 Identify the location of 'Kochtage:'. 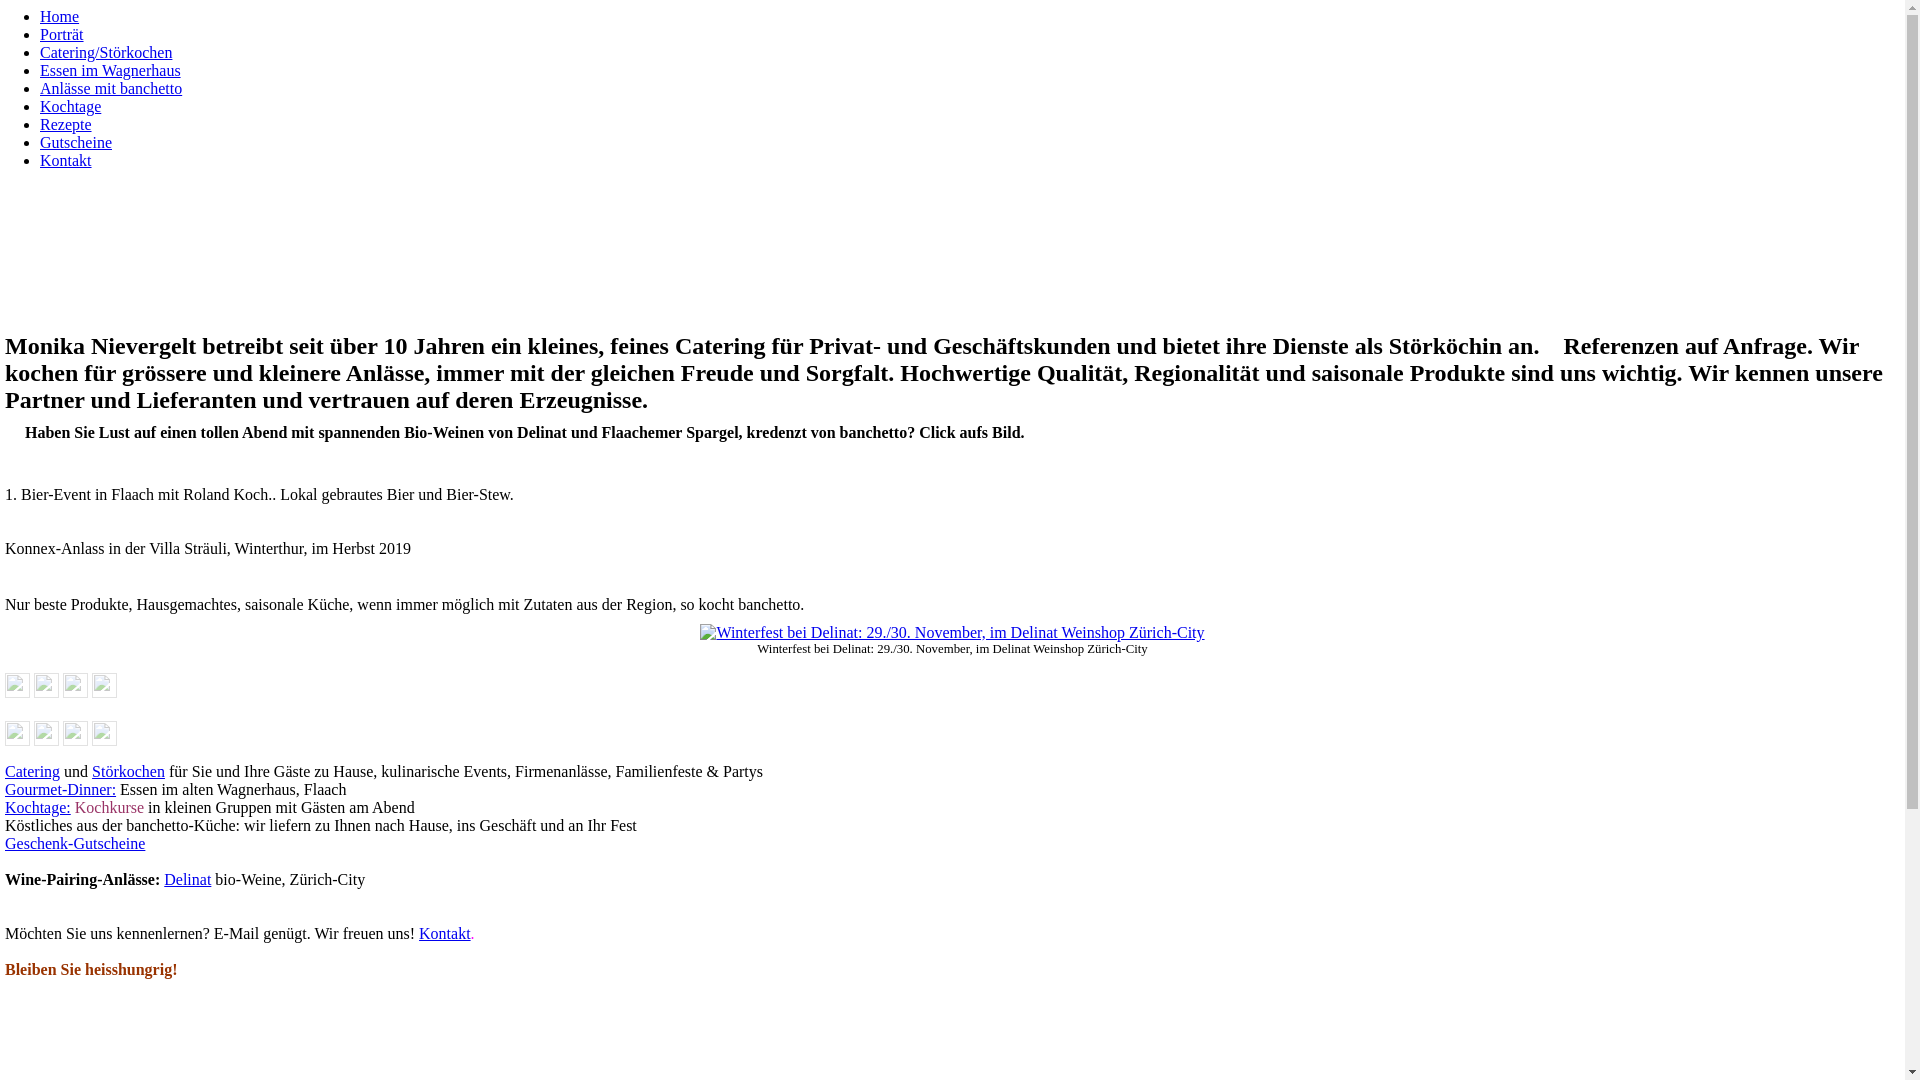
(38, 806).